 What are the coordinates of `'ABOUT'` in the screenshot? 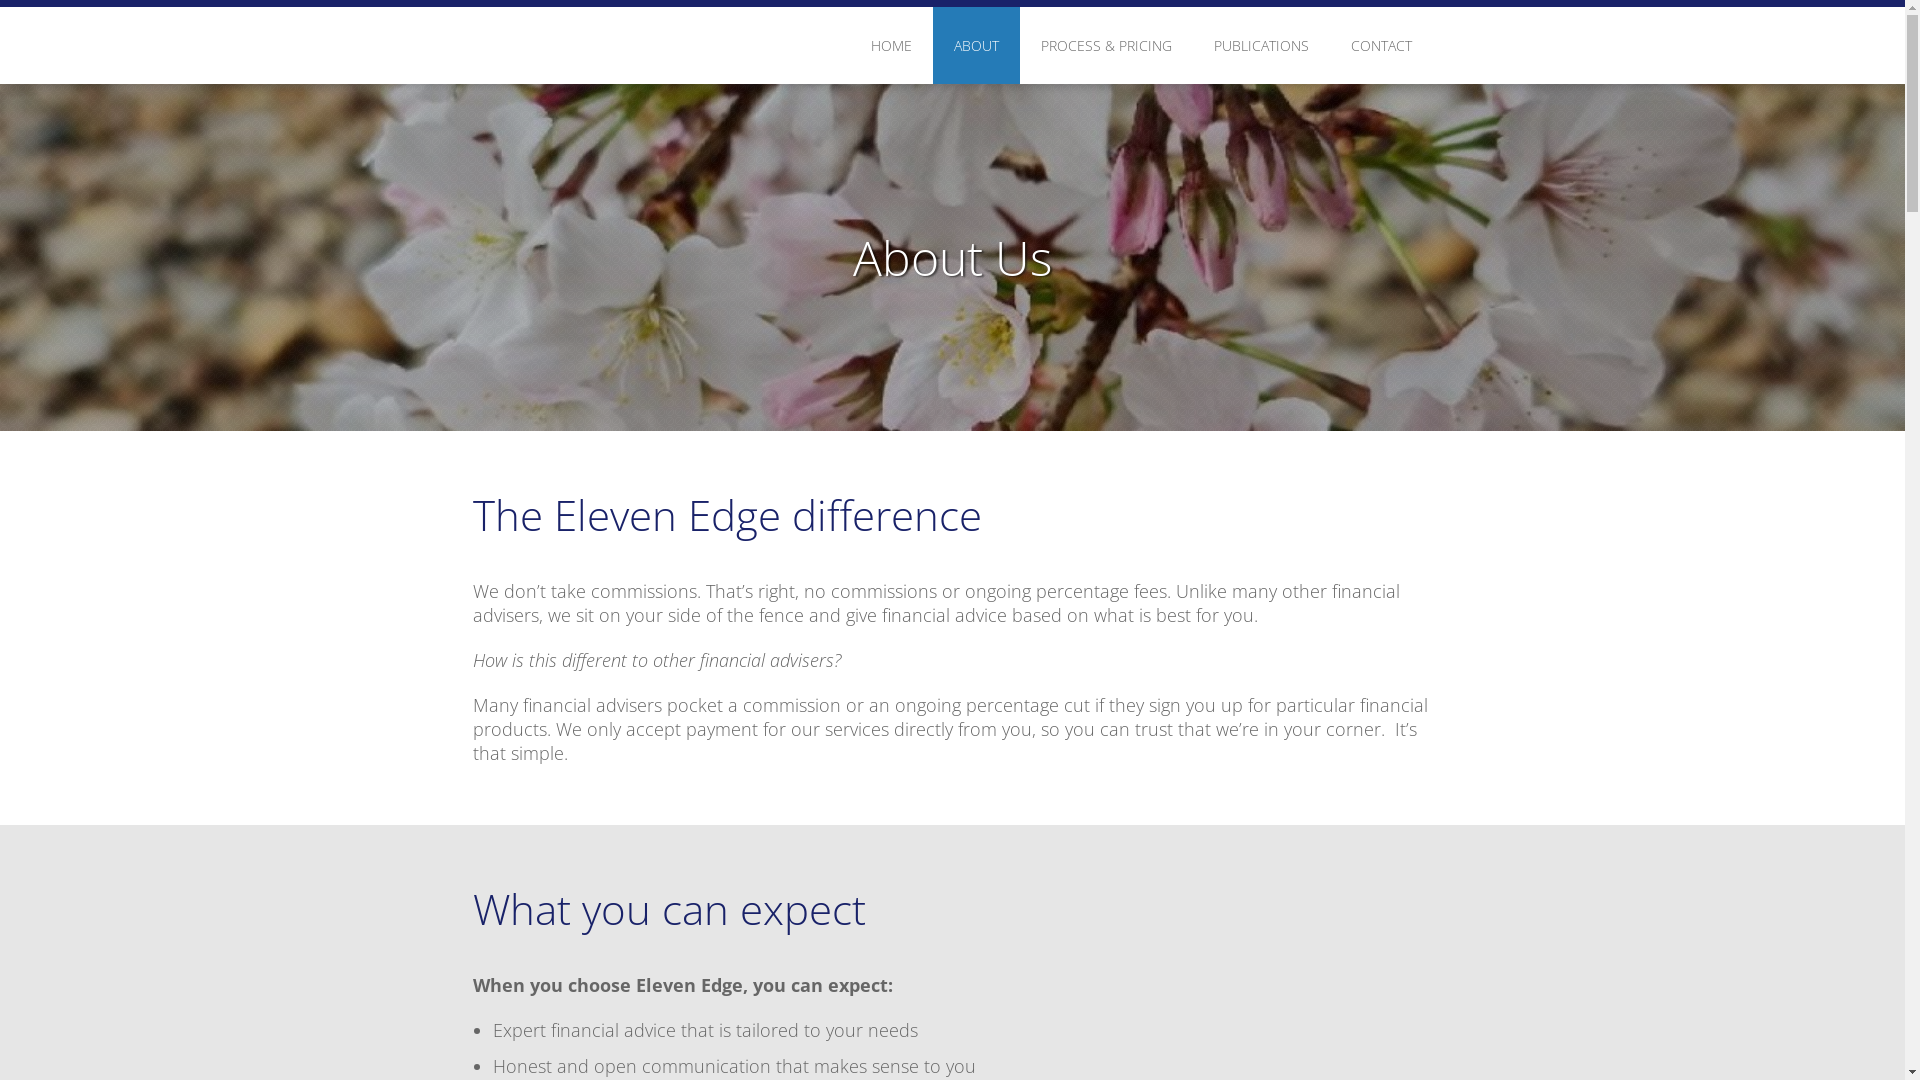 It's located at (975, 45).